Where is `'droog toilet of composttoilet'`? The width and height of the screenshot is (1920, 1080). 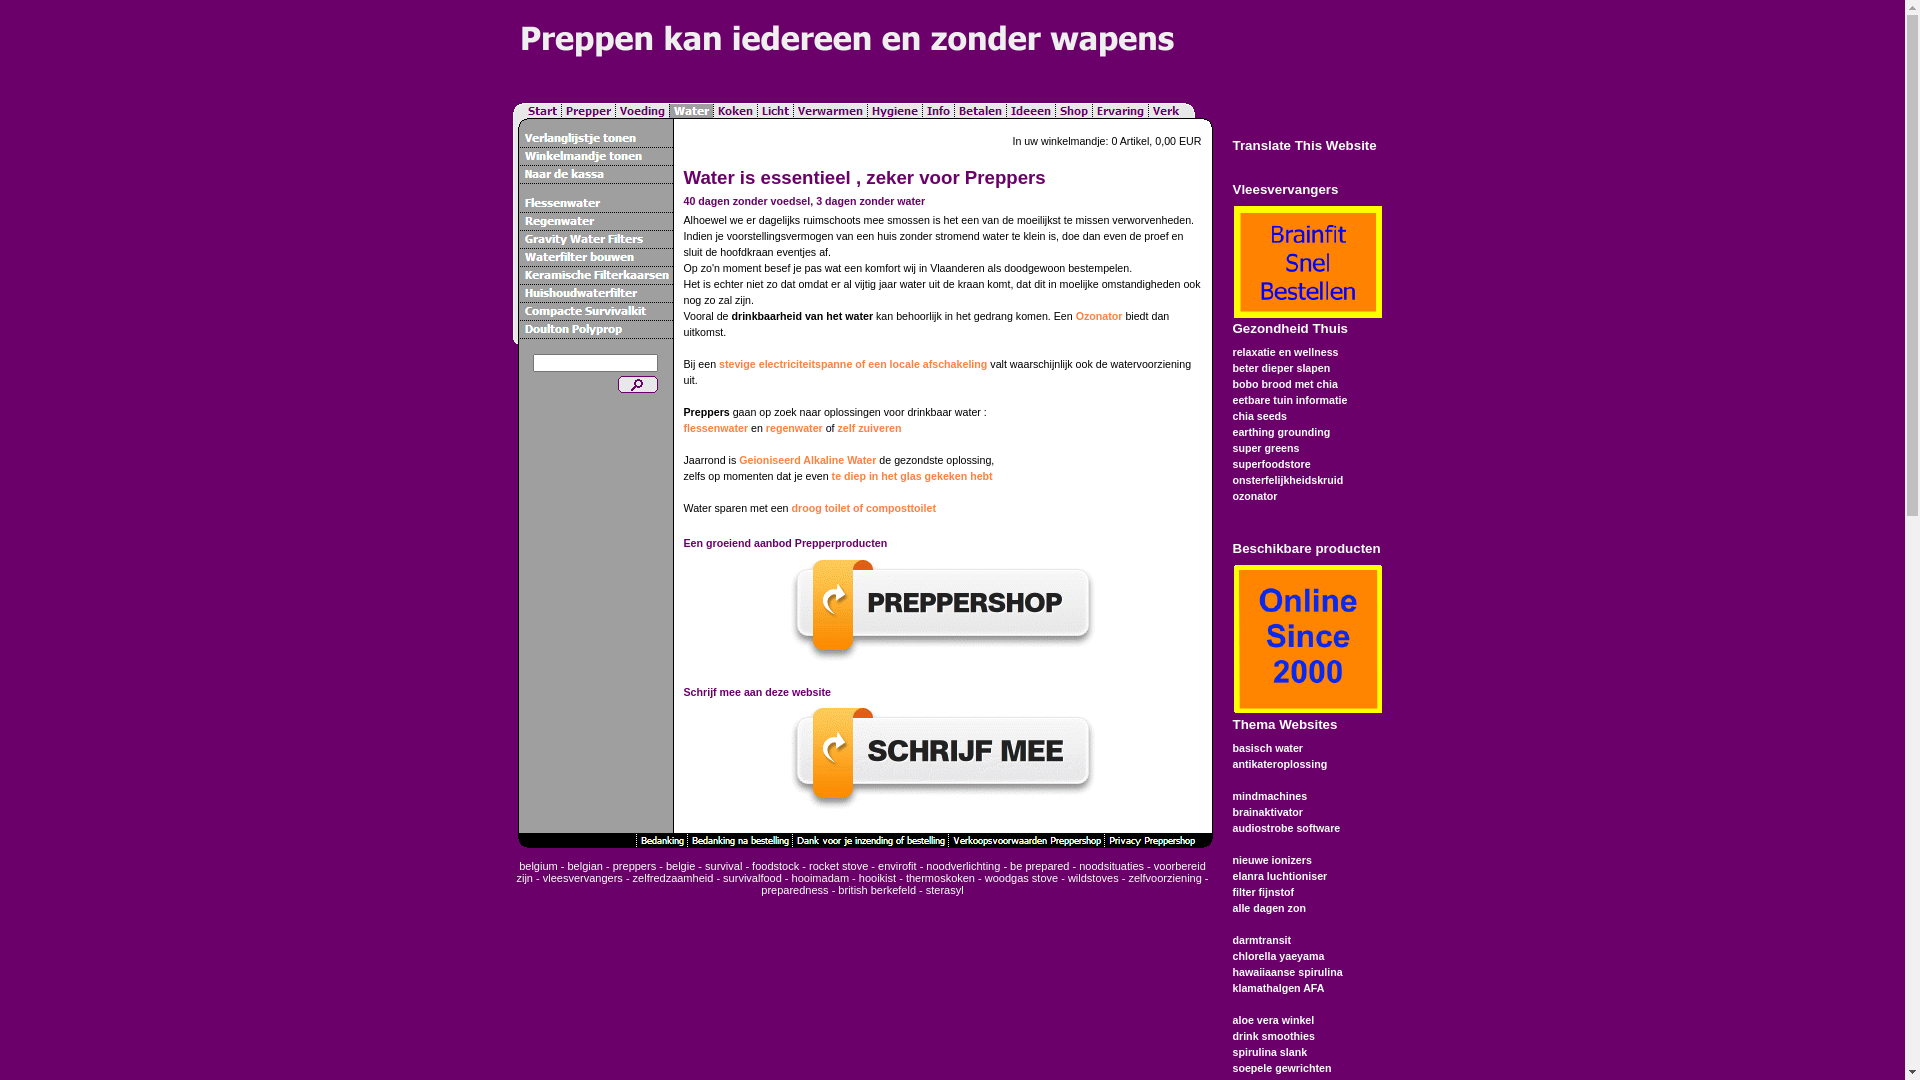 'droog toilet of composttoilet' is located at coordinates (791, 507).